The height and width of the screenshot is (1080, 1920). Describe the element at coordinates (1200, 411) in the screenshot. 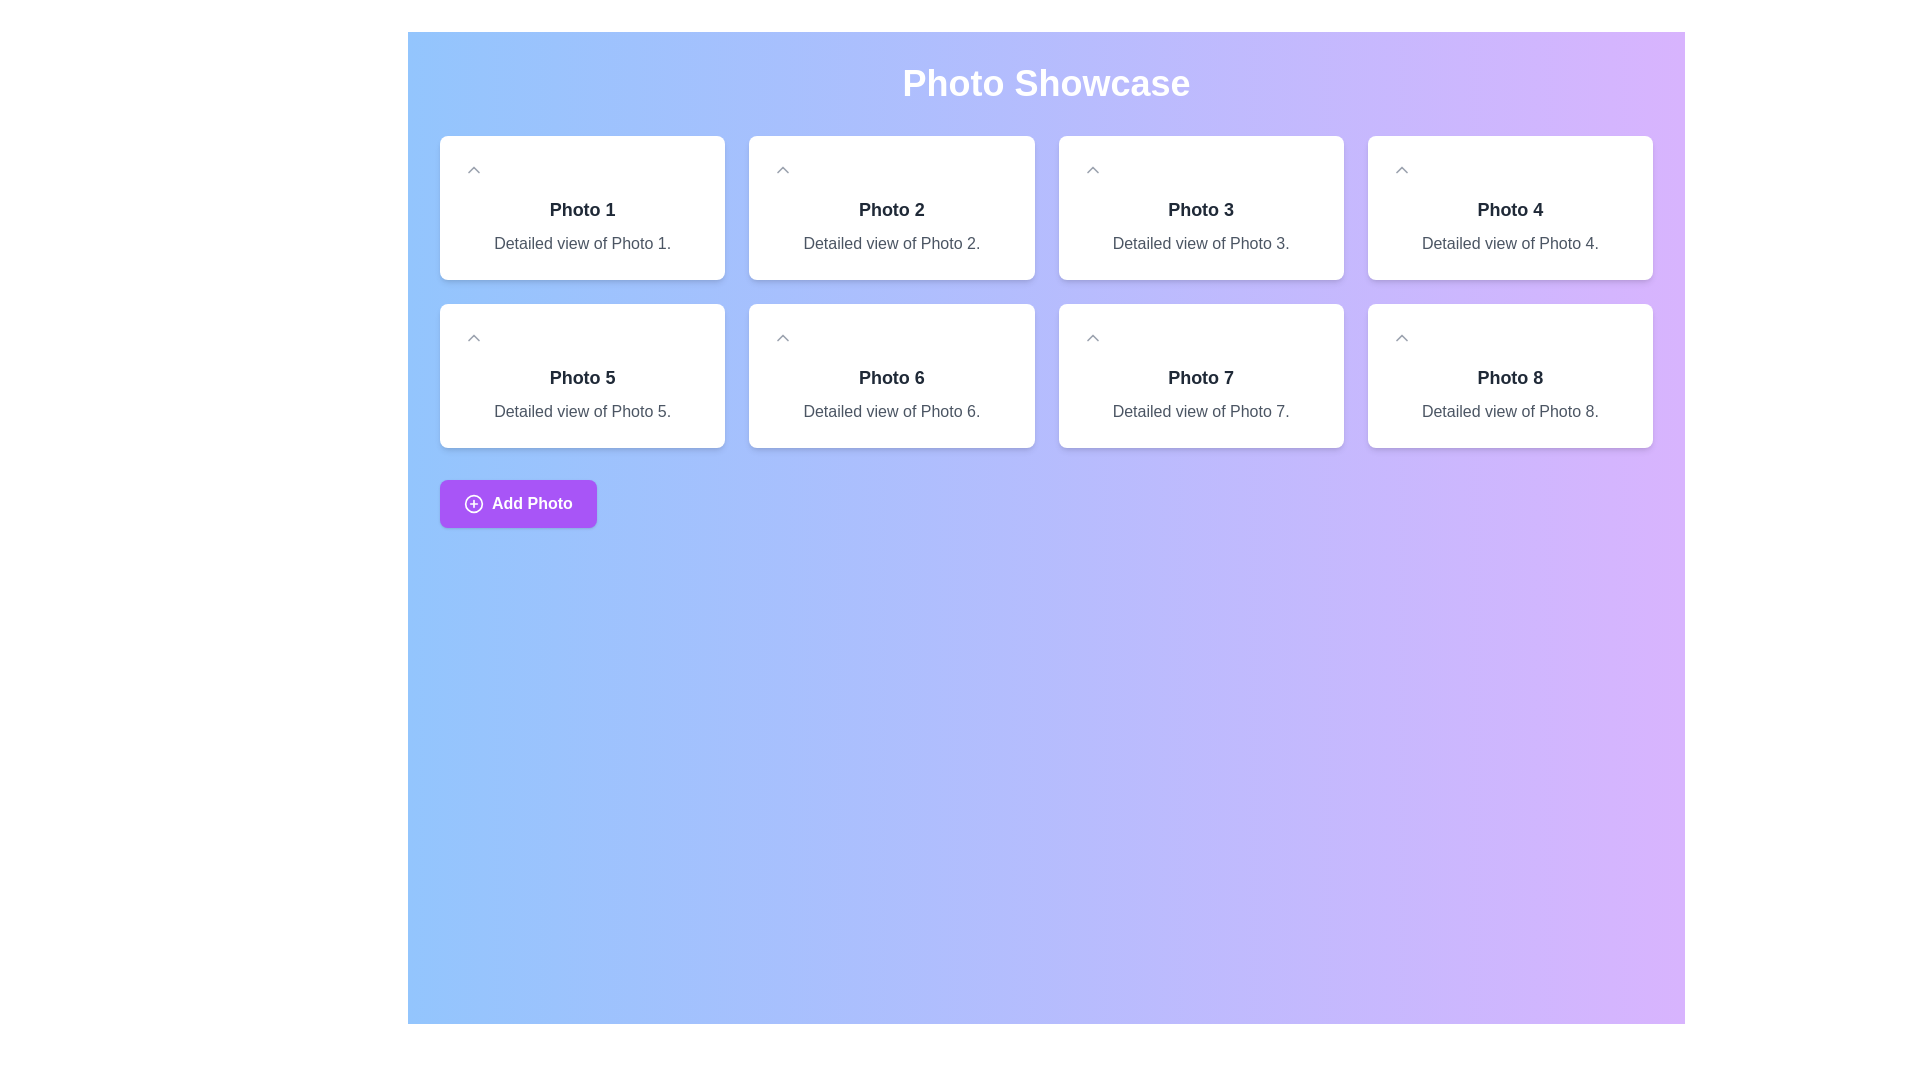

I see `the descriptive text label for 'Photo 7' located below the heading in the photo card in the second row, third column of the 'Photo Showcase' interface` at that location.